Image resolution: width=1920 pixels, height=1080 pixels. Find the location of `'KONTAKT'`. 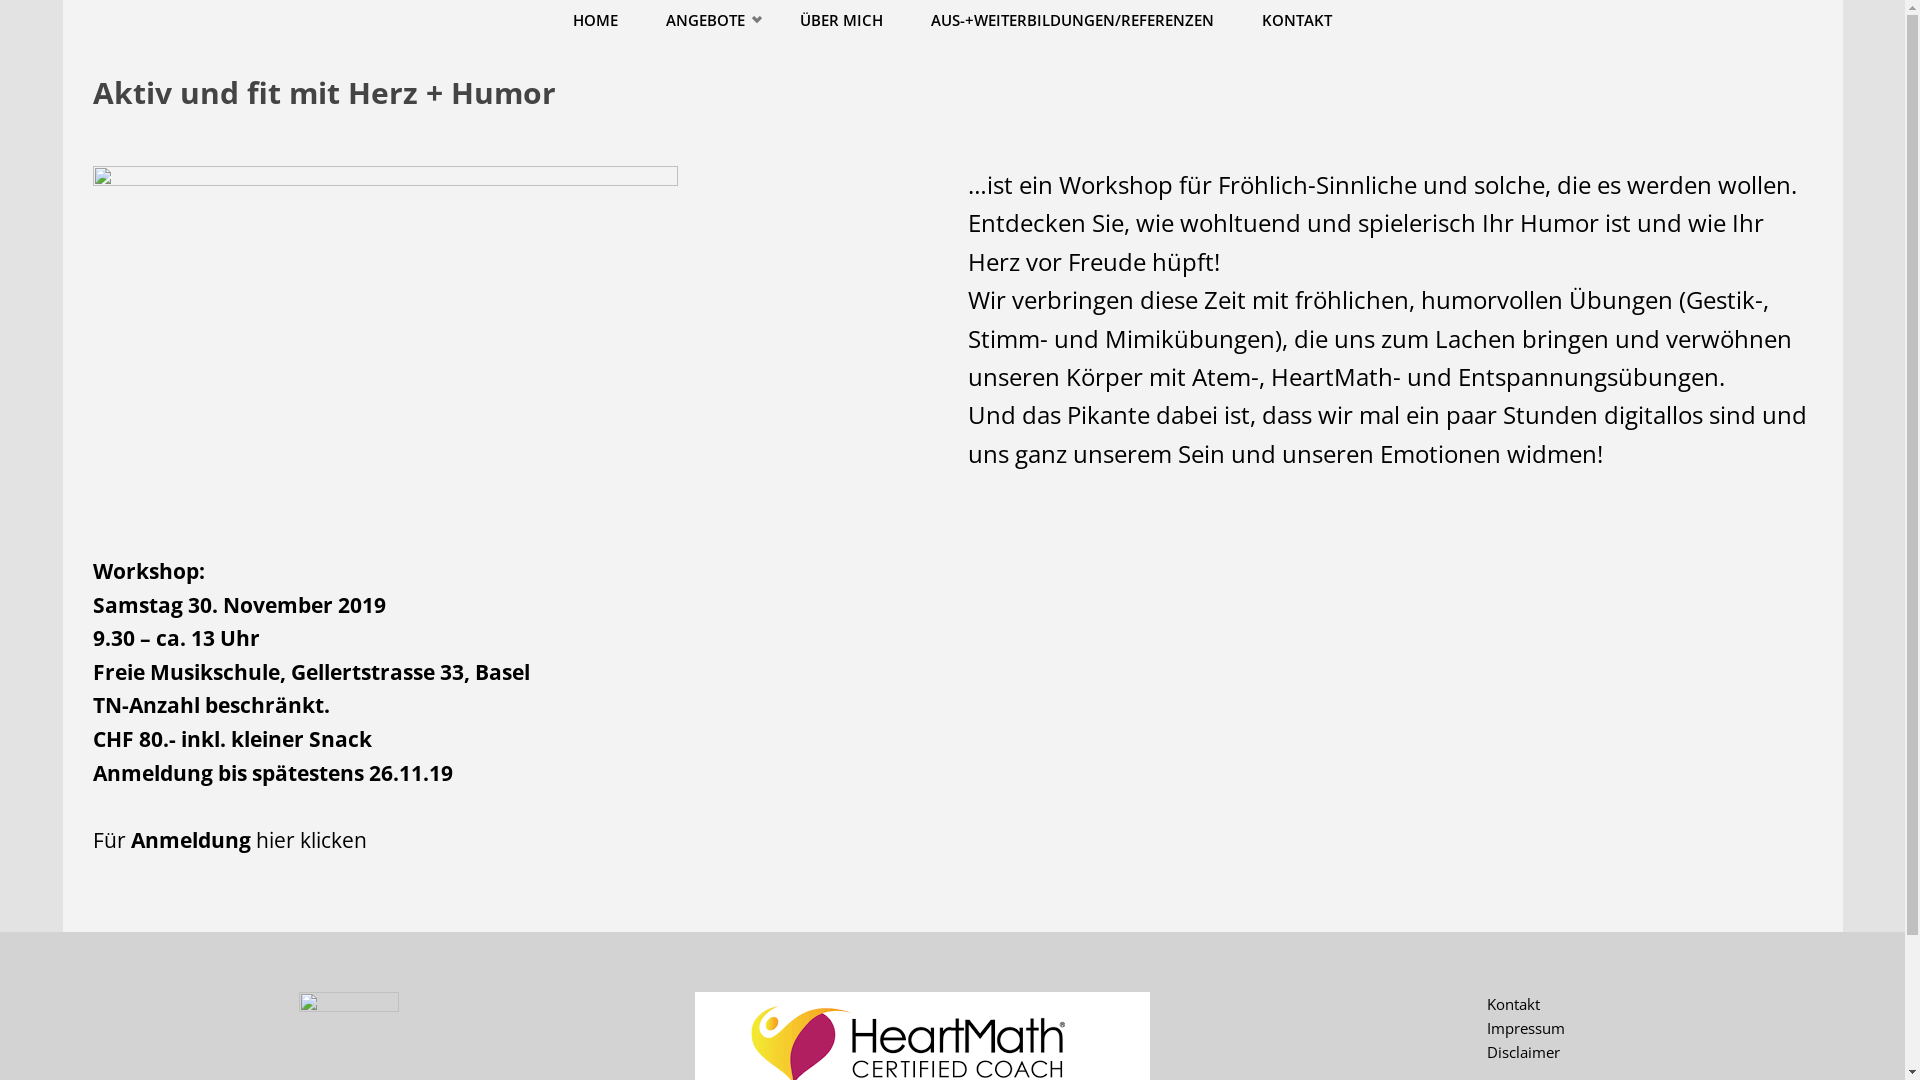

'KONTAKT' is located at coordinates (1296, 19).